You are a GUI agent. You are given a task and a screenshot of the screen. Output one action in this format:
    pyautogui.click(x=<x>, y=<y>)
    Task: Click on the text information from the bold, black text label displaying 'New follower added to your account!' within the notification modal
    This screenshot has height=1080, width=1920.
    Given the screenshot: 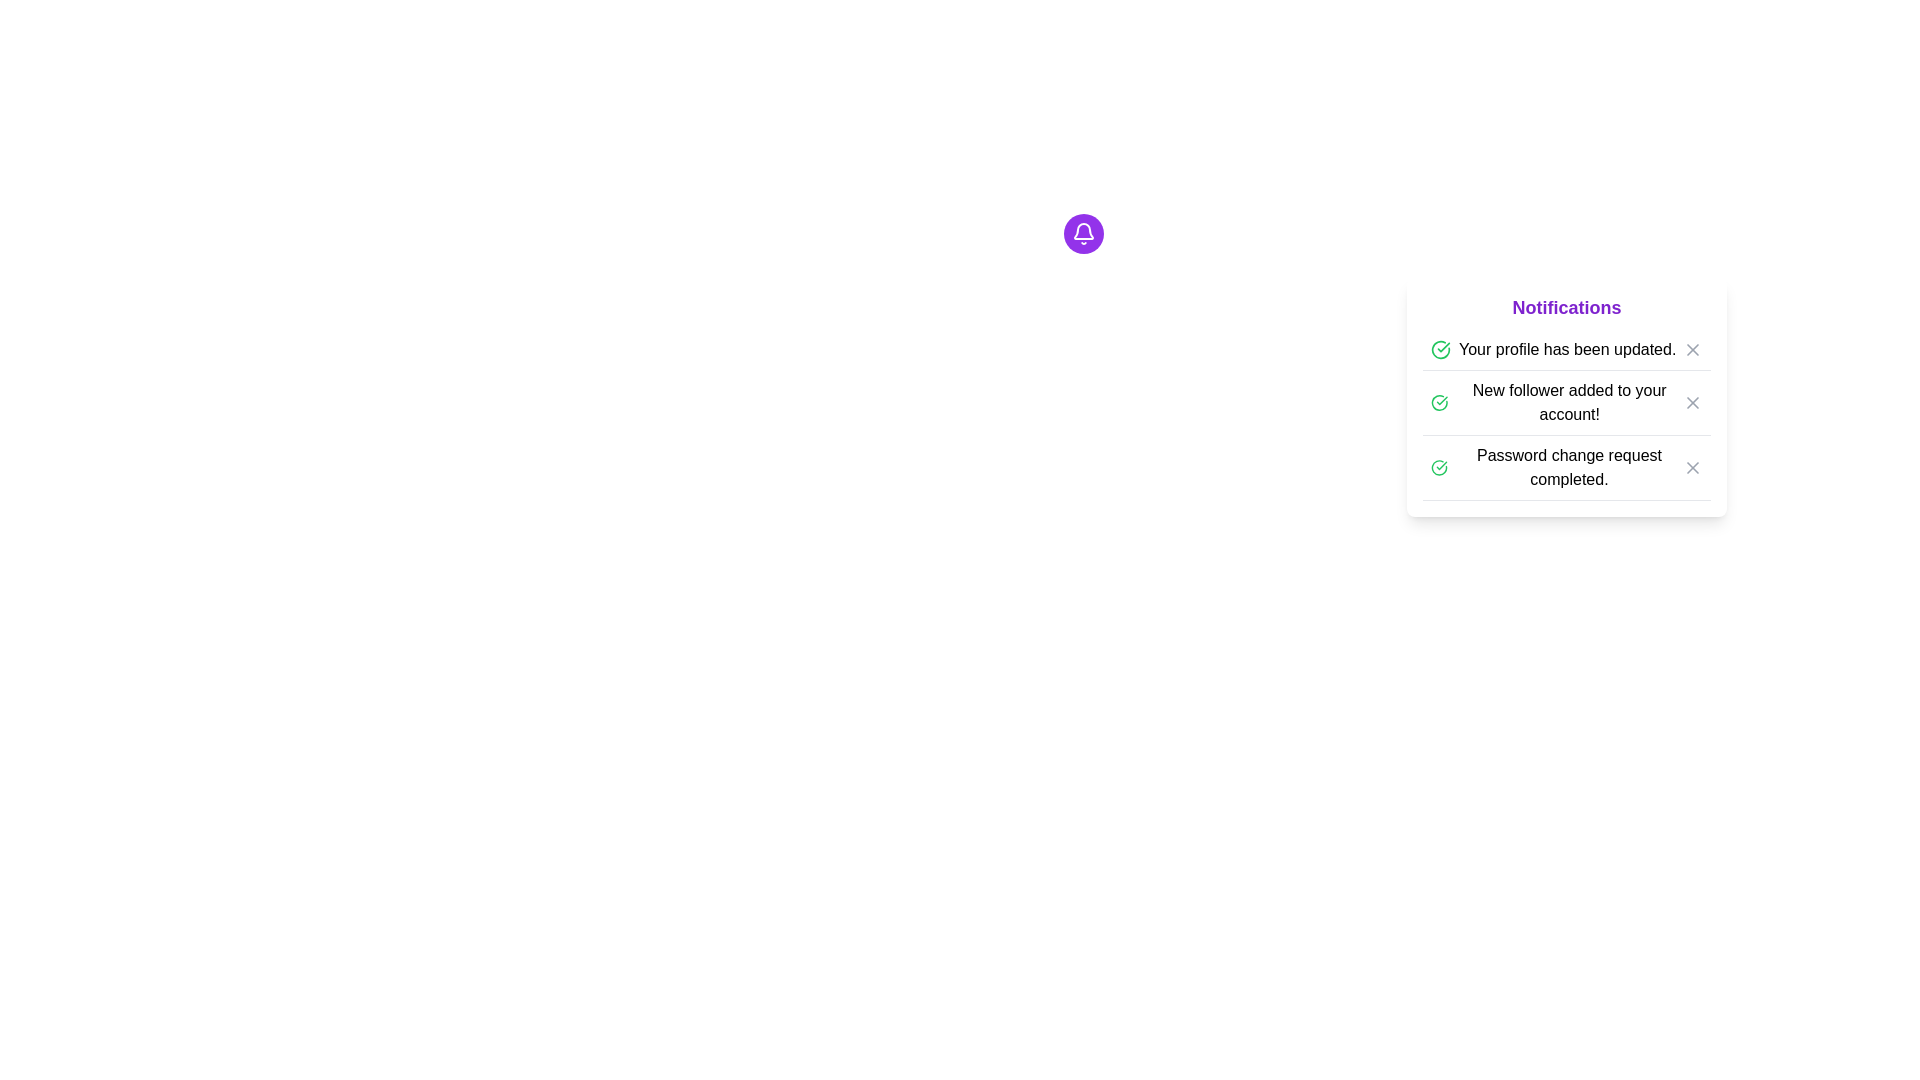 What is the action you would take?
    pyautogui.click(x=1568, y=402)
    